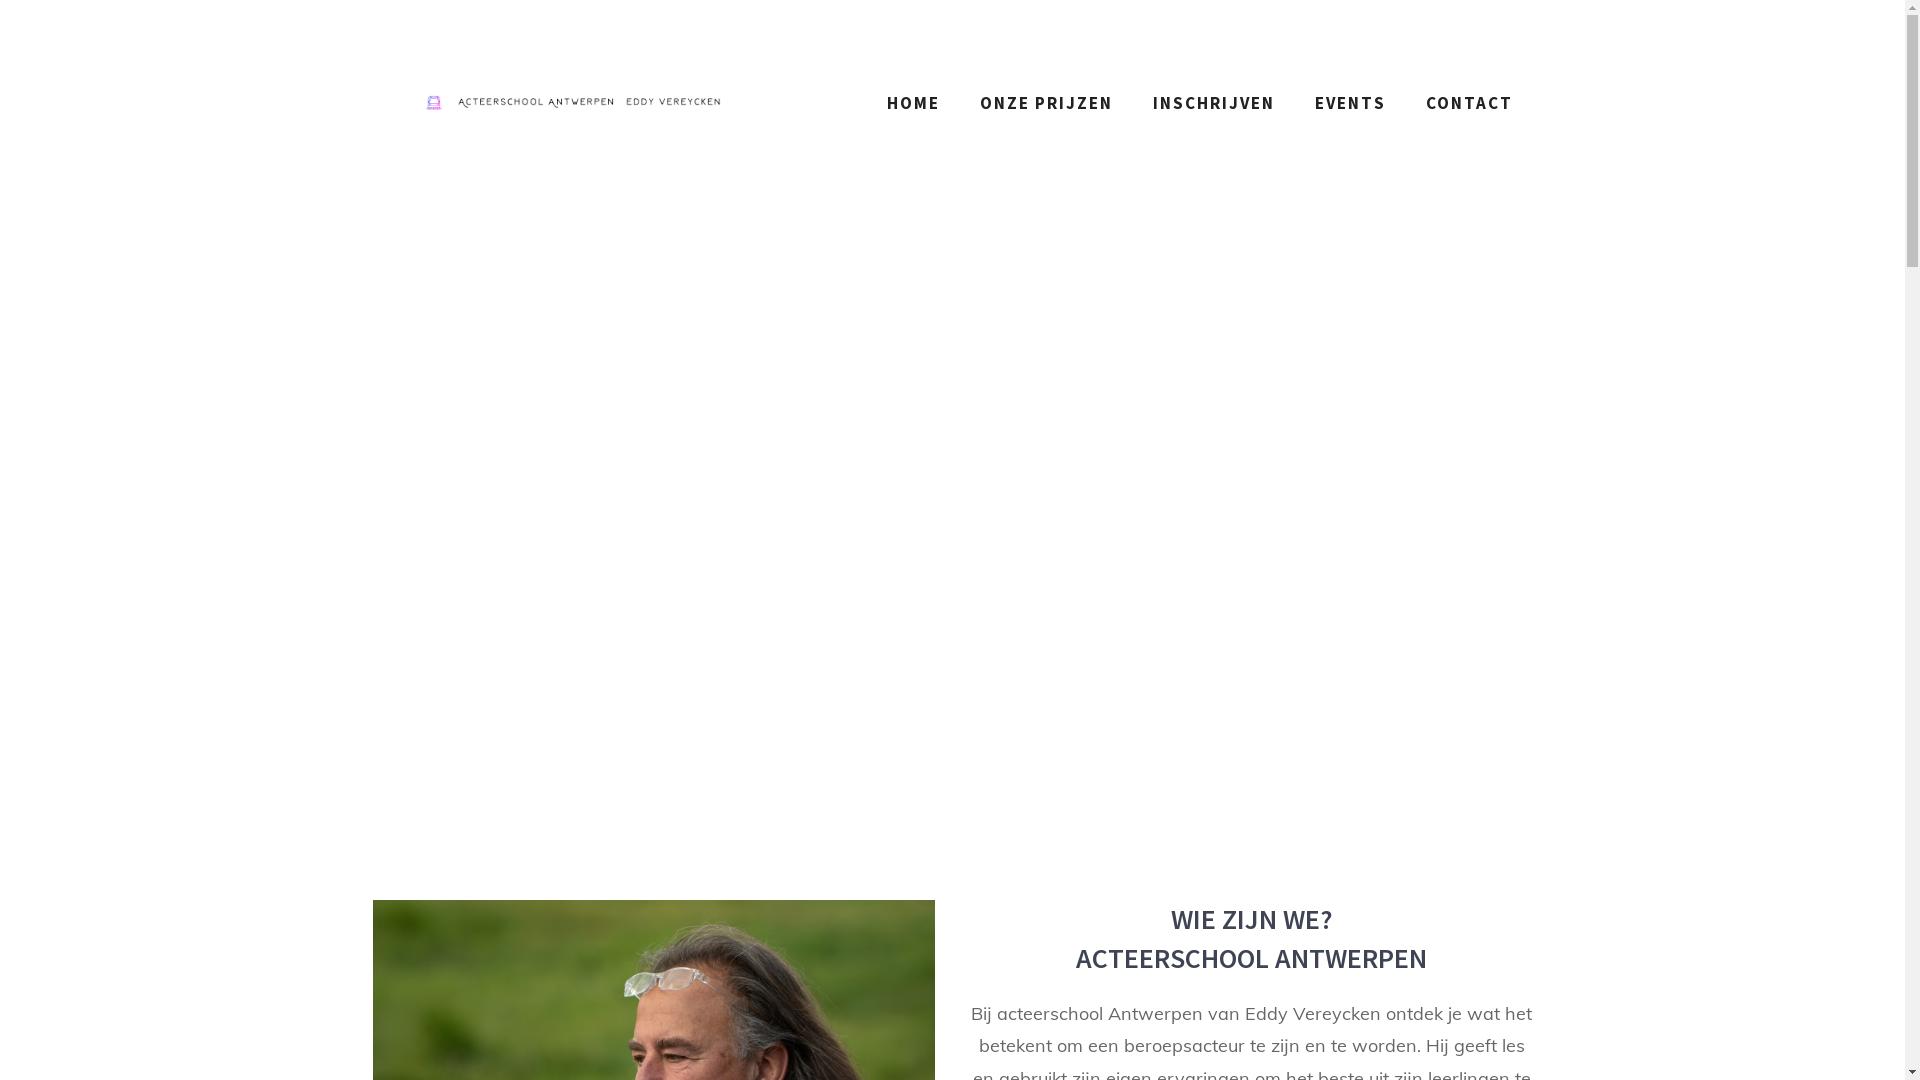  What do you see at coordinates (1045, 103) in the screenshot?
I see `'ONZE PRIJZEN'` at bounding box center [1045, 103].